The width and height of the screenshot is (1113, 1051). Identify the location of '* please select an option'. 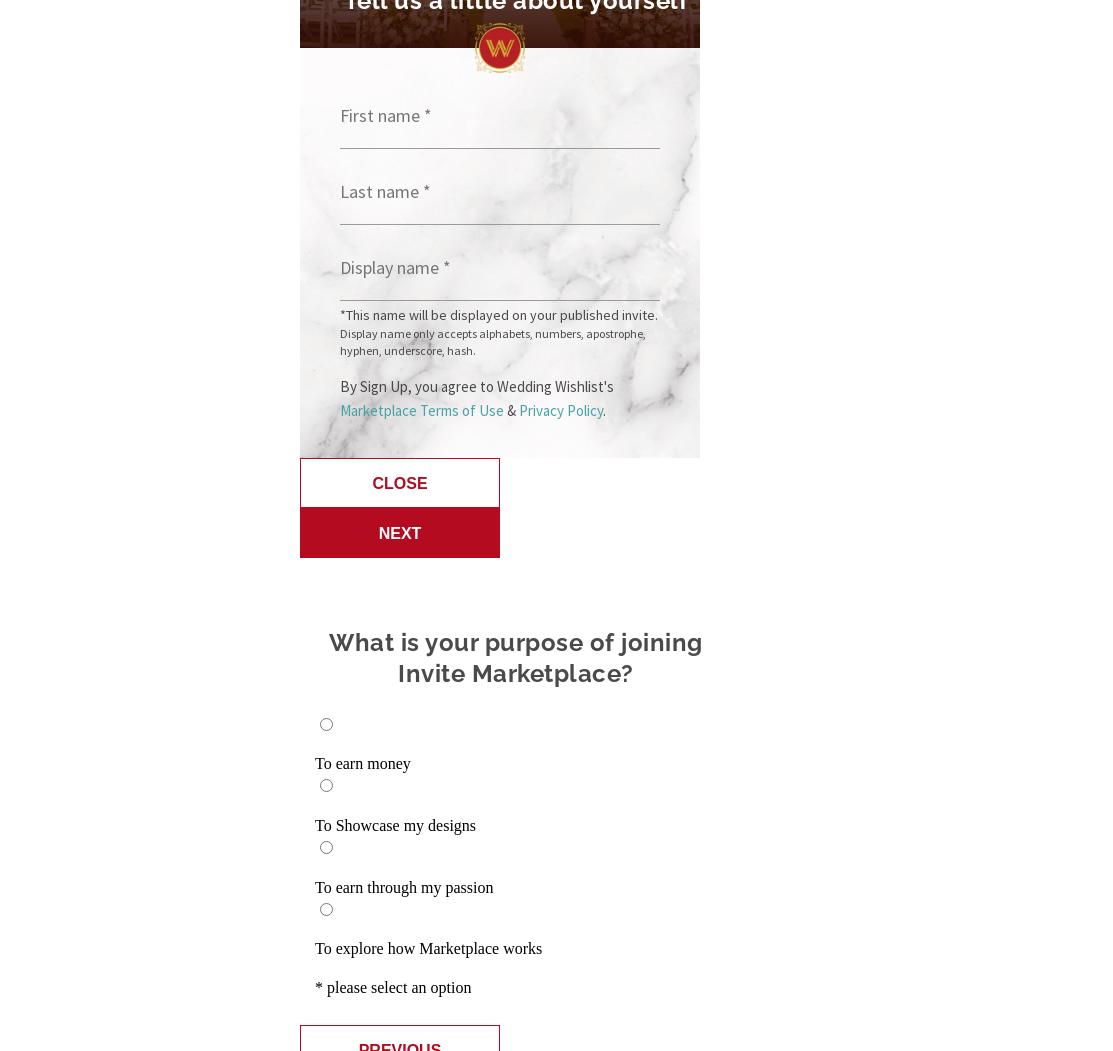
(393, 987).